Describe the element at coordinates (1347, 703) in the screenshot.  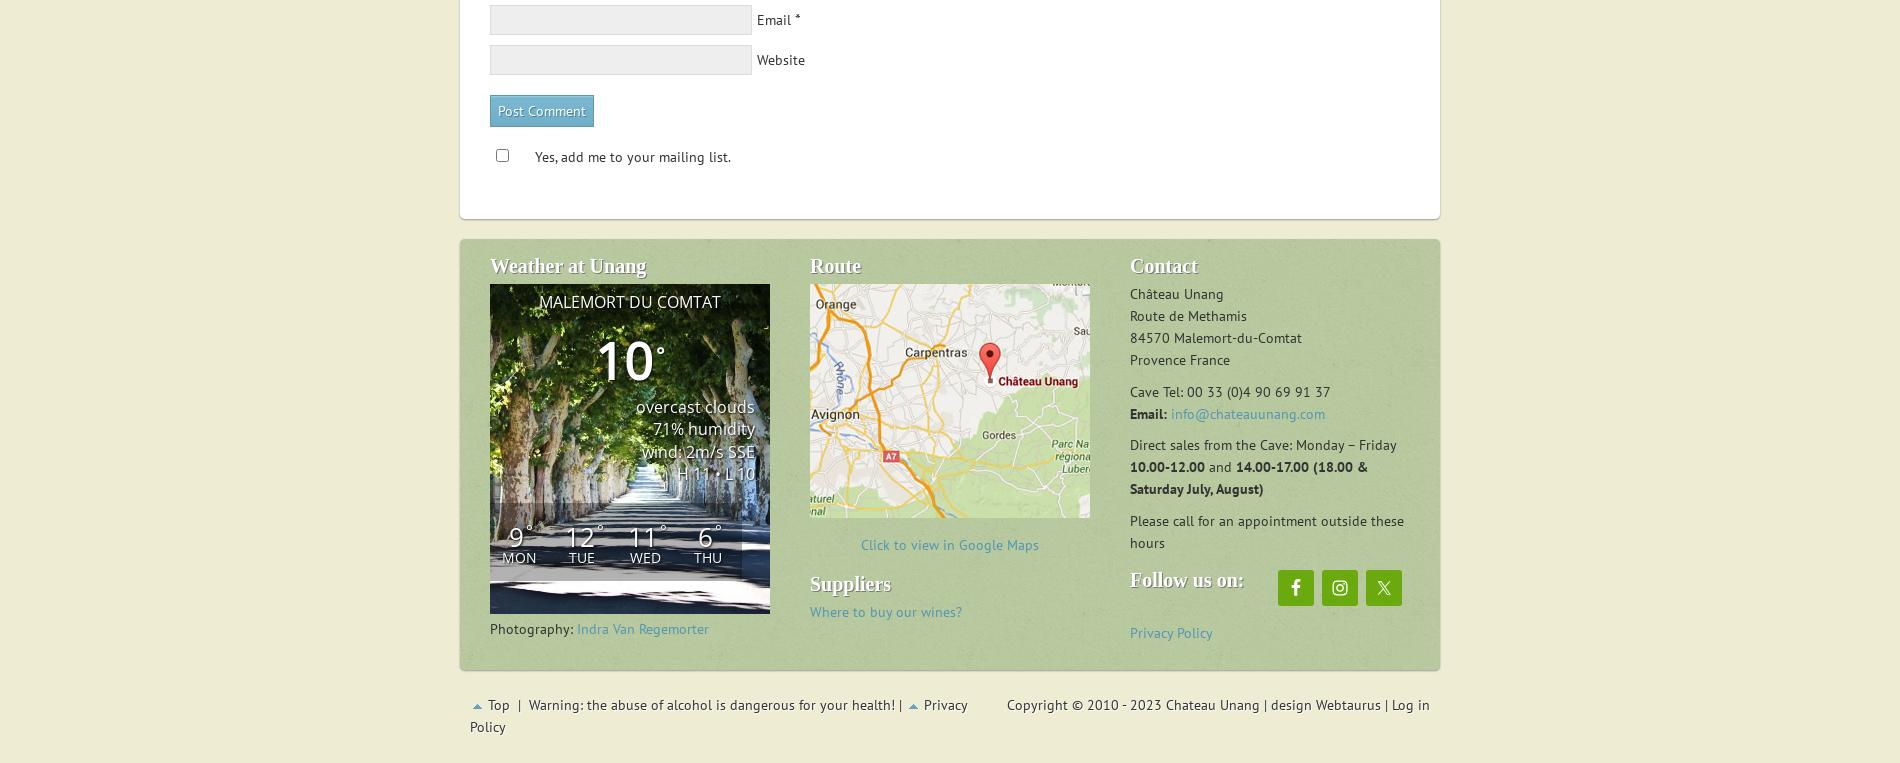
I see `'Webtaurus'` at that location.